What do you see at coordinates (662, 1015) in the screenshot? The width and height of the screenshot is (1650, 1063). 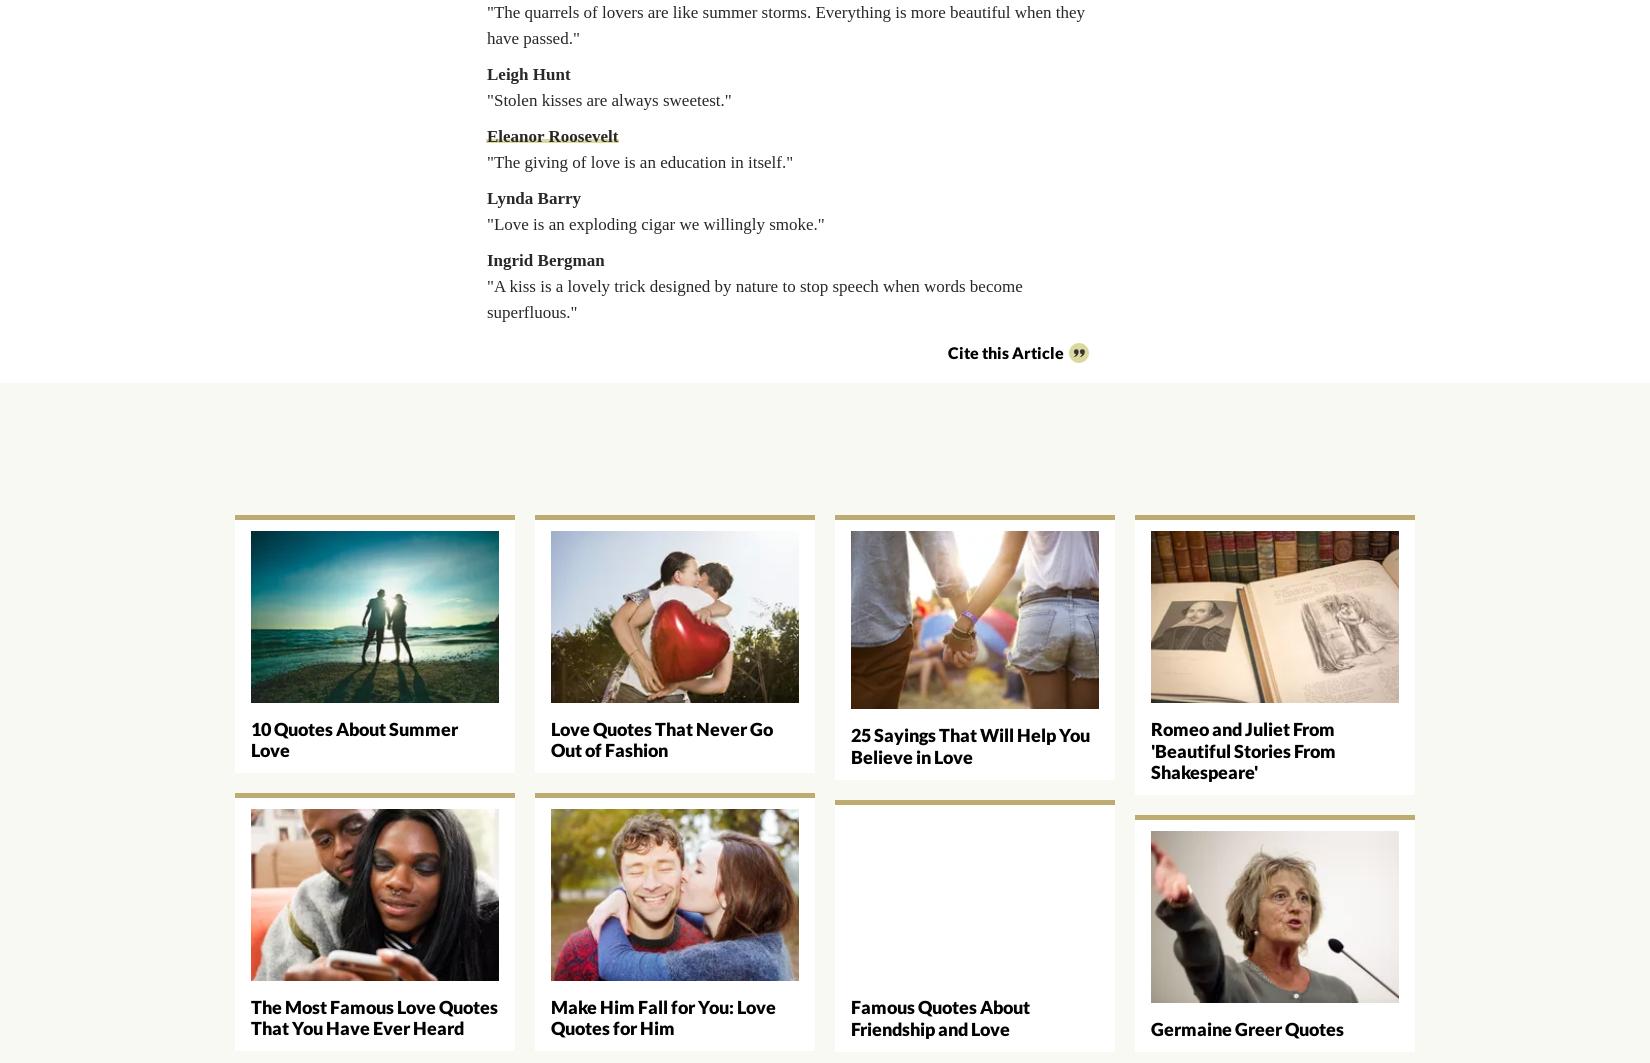 I see `'Make Him Fall for You: Love Quotes for Him'` at bounding box center [662, 1015].